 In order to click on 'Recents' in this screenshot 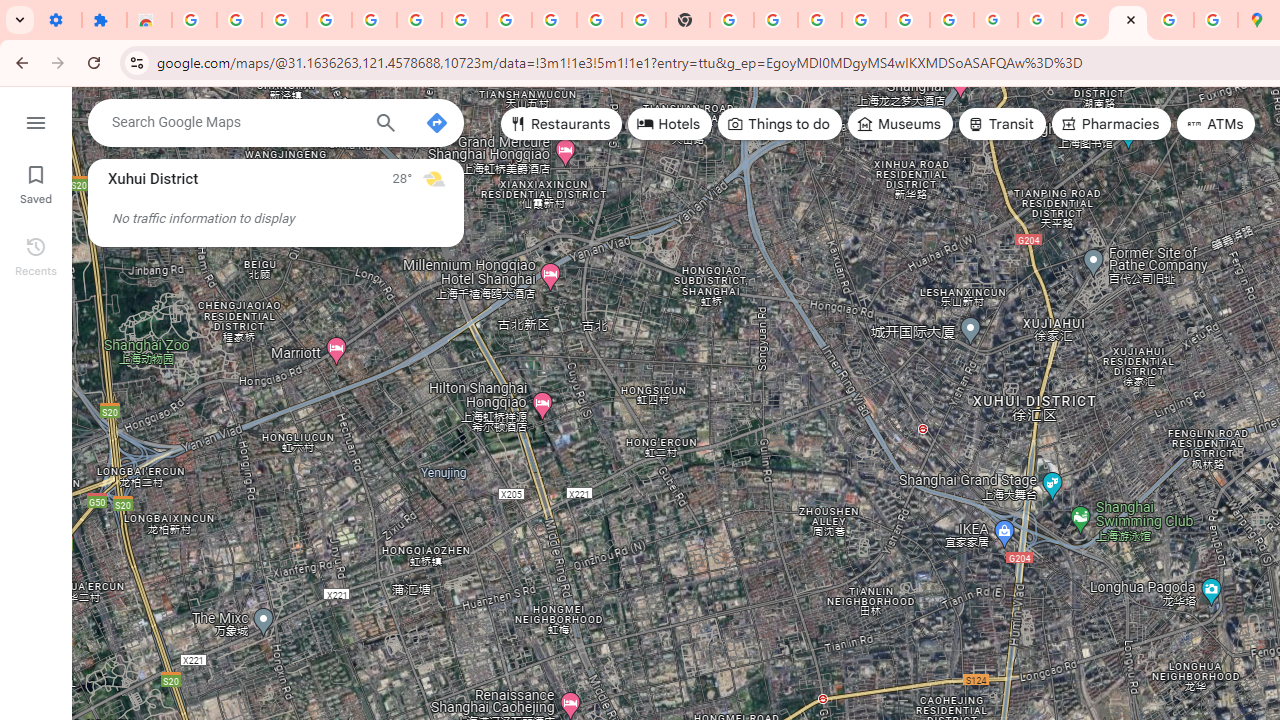, I will do `click(35, 253)`.